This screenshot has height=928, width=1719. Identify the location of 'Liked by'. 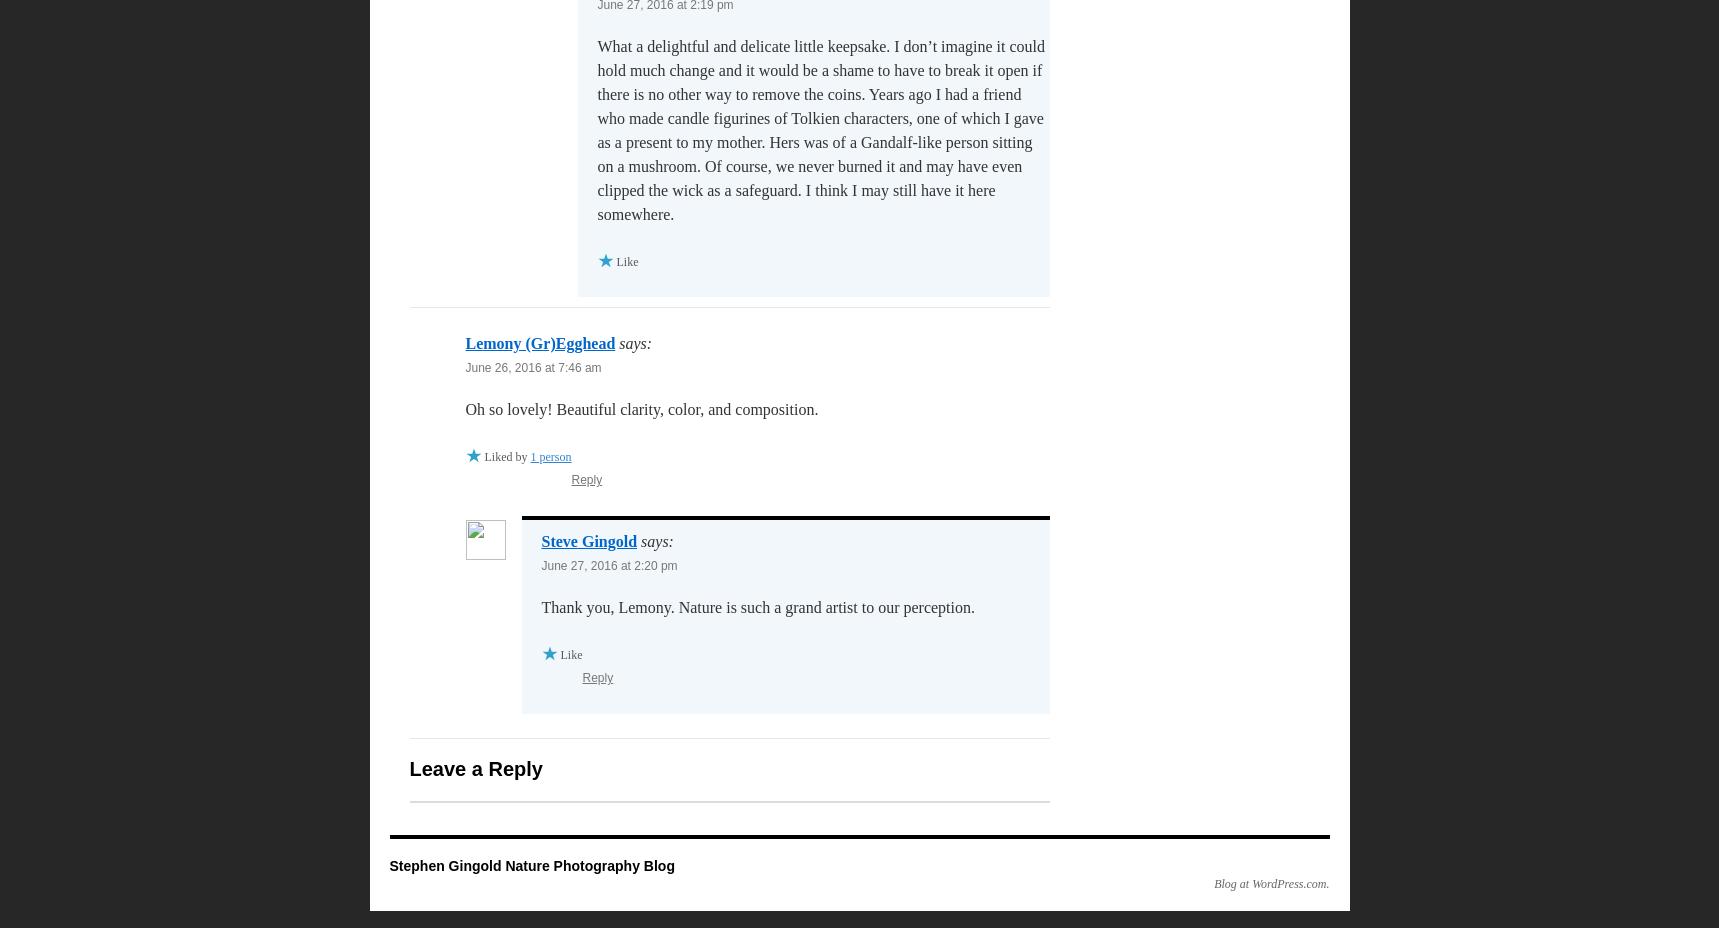
(505, 457).